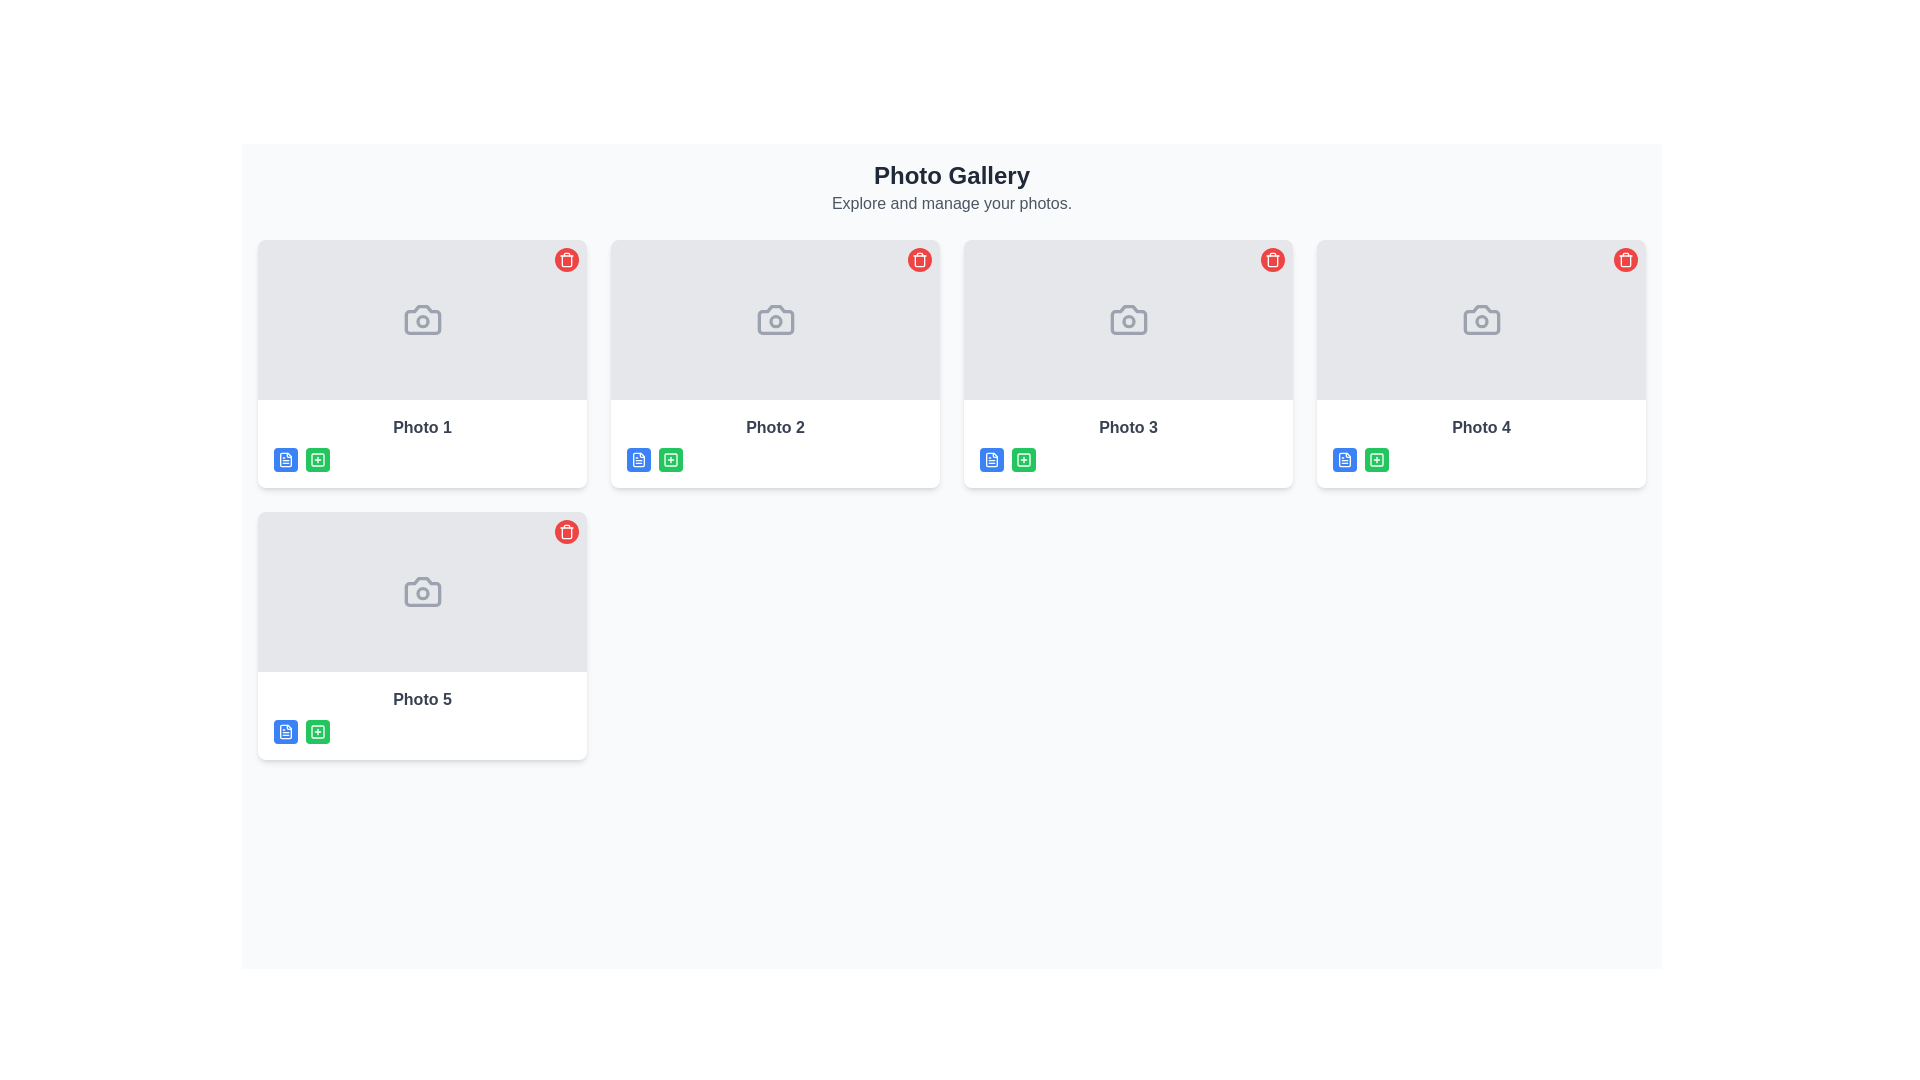 This screenshot has height=1080, width=1920. What do you see at coordinates (285, 732) in the screenshot?
I see `the small rectangular blue button with rounded edges containing a document icon, located at the leftmost side of the action buttons below 'Photo 5'` at bounding box center [285, 732].